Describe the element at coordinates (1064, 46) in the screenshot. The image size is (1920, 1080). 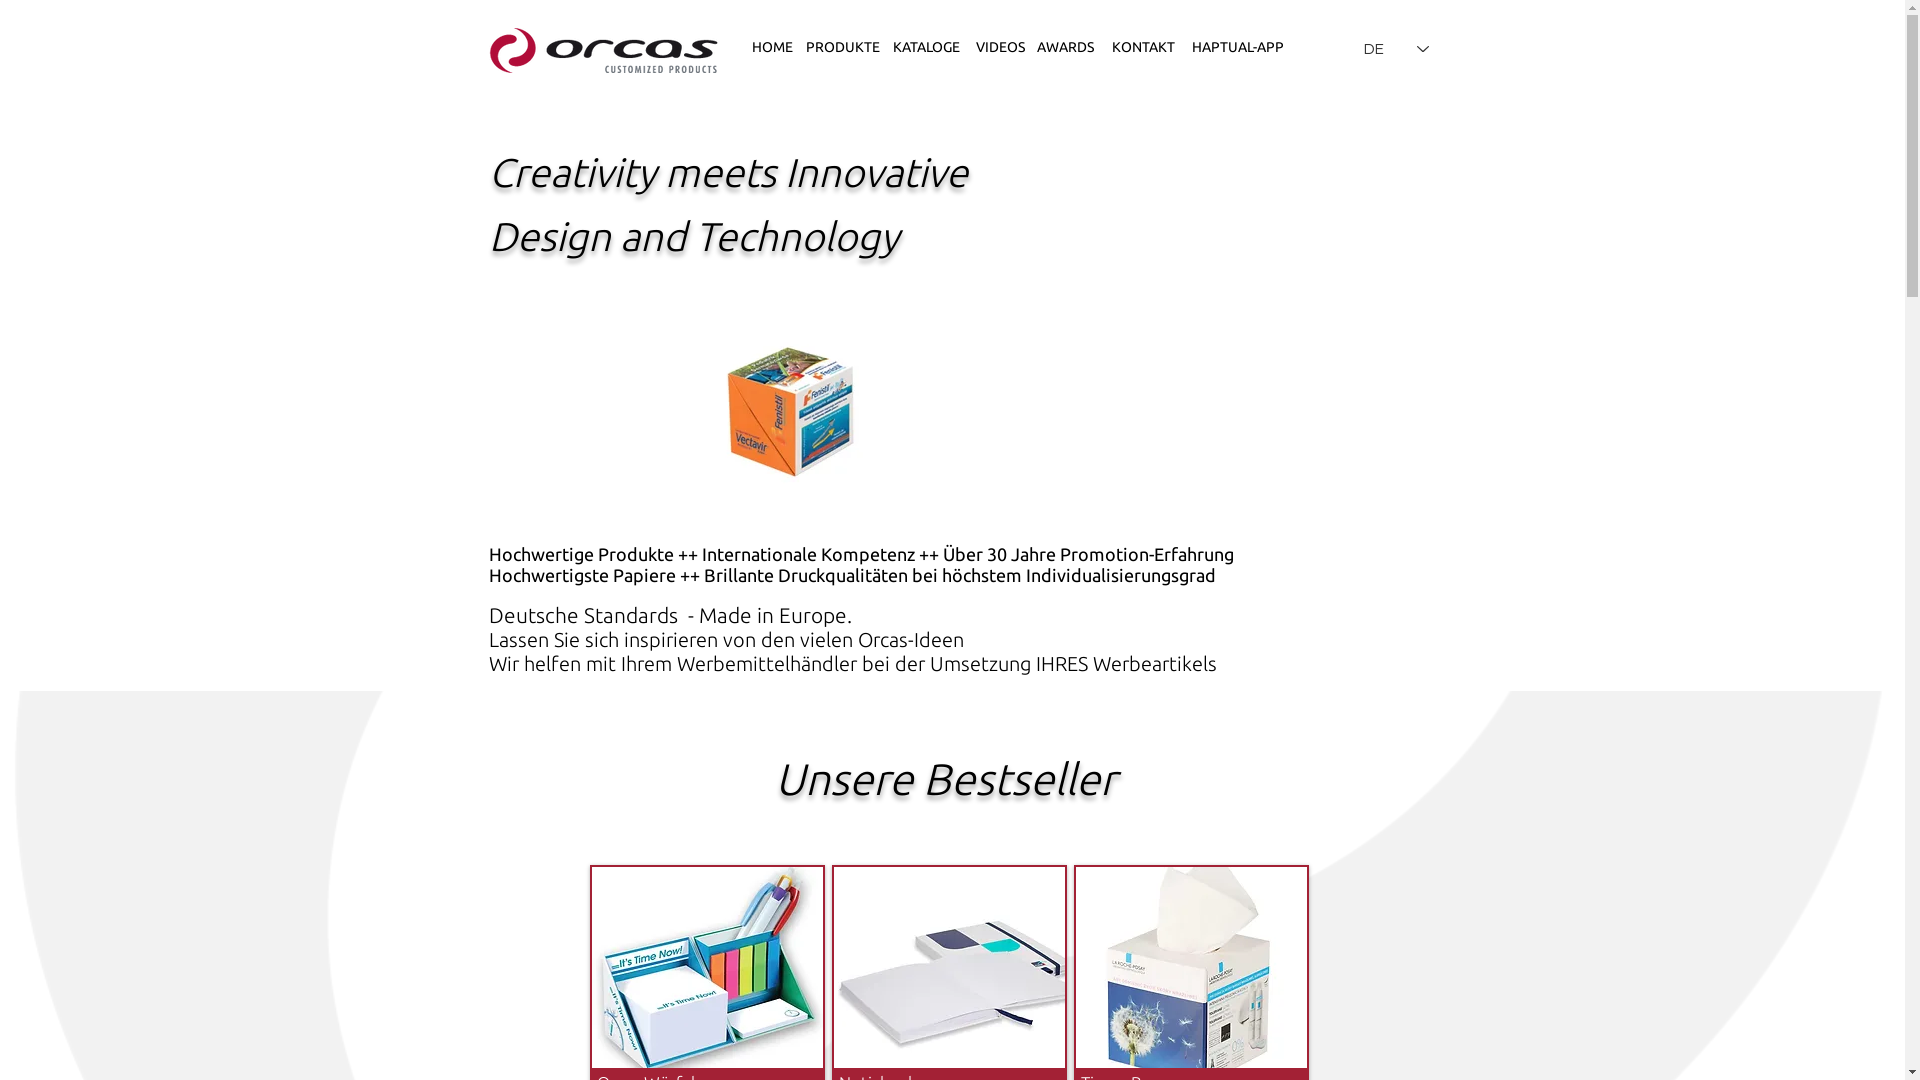
I see `'AWARDS'` at that location.